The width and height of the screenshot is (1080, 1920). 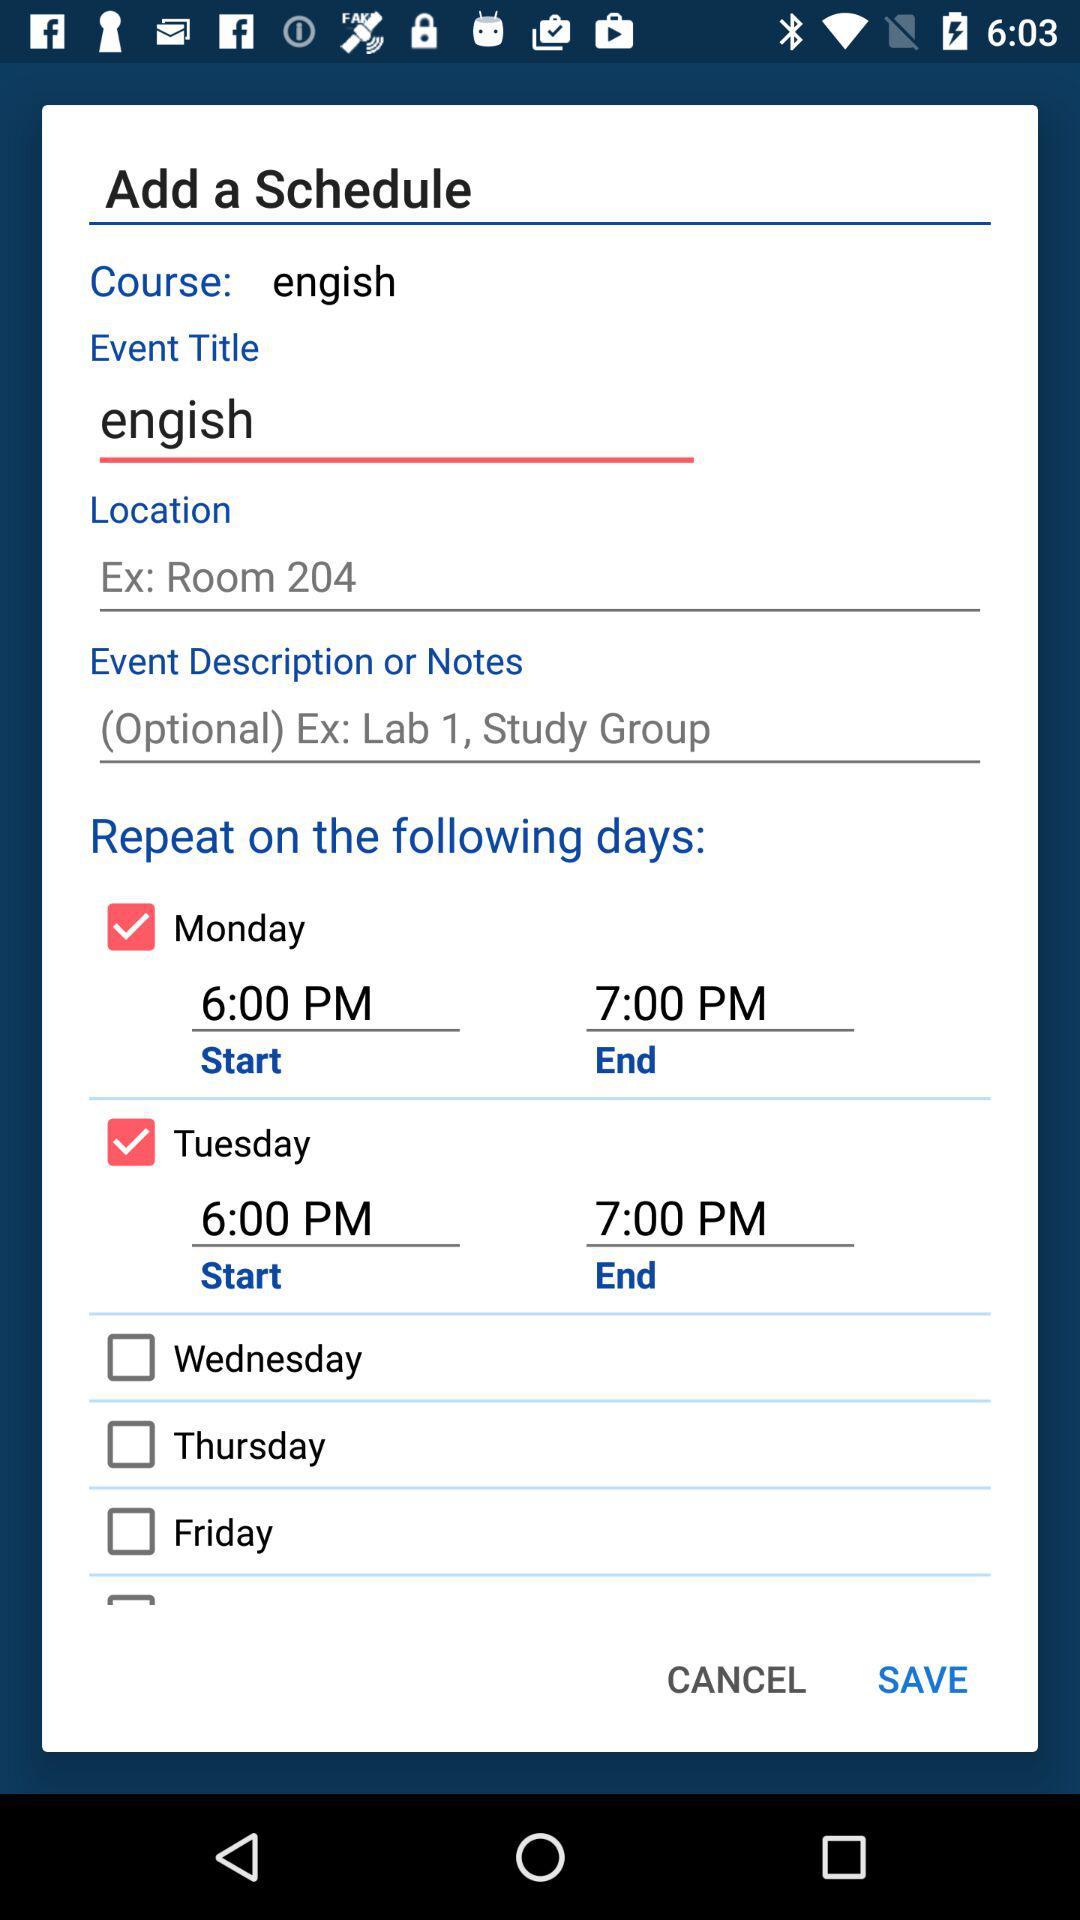 I want to click on the icon next to the end, so click(x=225, y=1357).